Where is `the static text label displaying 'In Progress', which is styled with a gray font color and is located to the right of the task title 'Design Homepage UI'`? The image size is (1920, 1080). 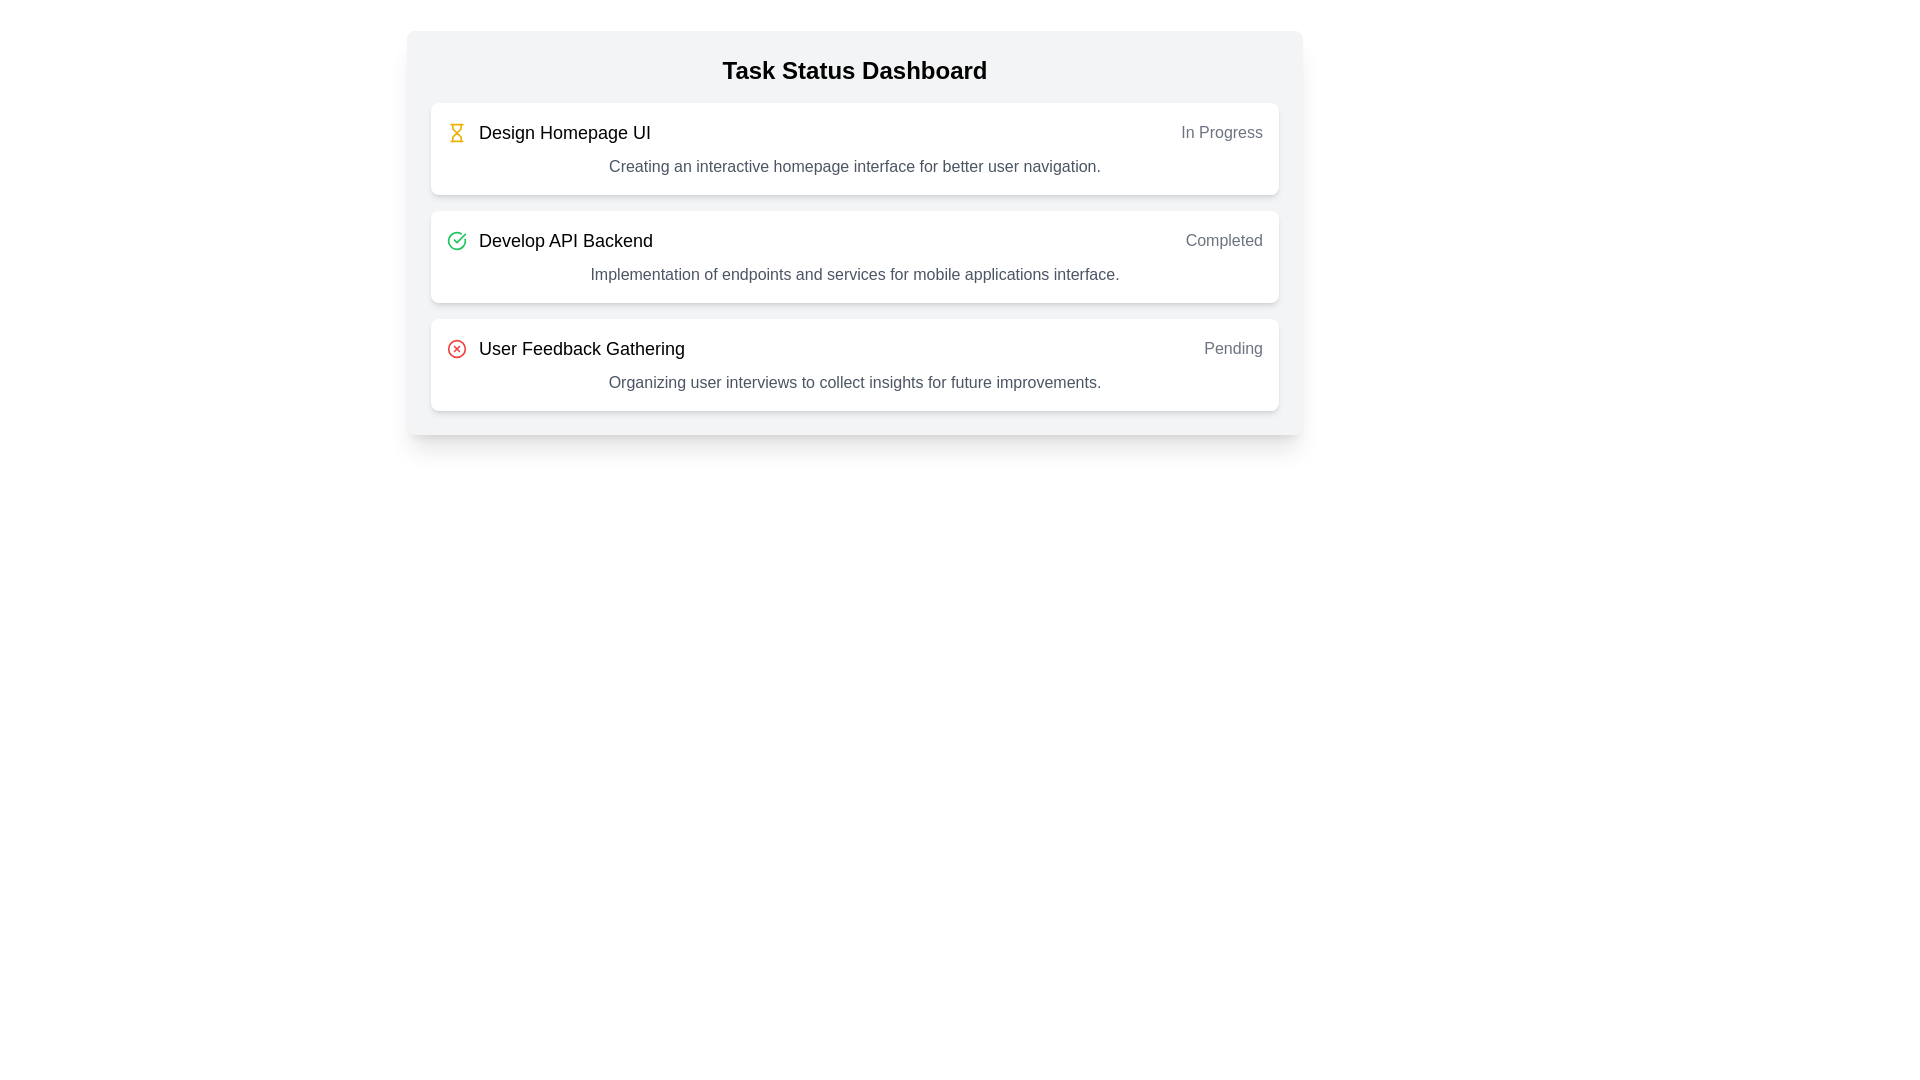
the static text label displaying 'In Progress', which is styled with a gray font color and is located to the right of the task title 'Design Homepage UI' is located at coordinates (1221, 132).